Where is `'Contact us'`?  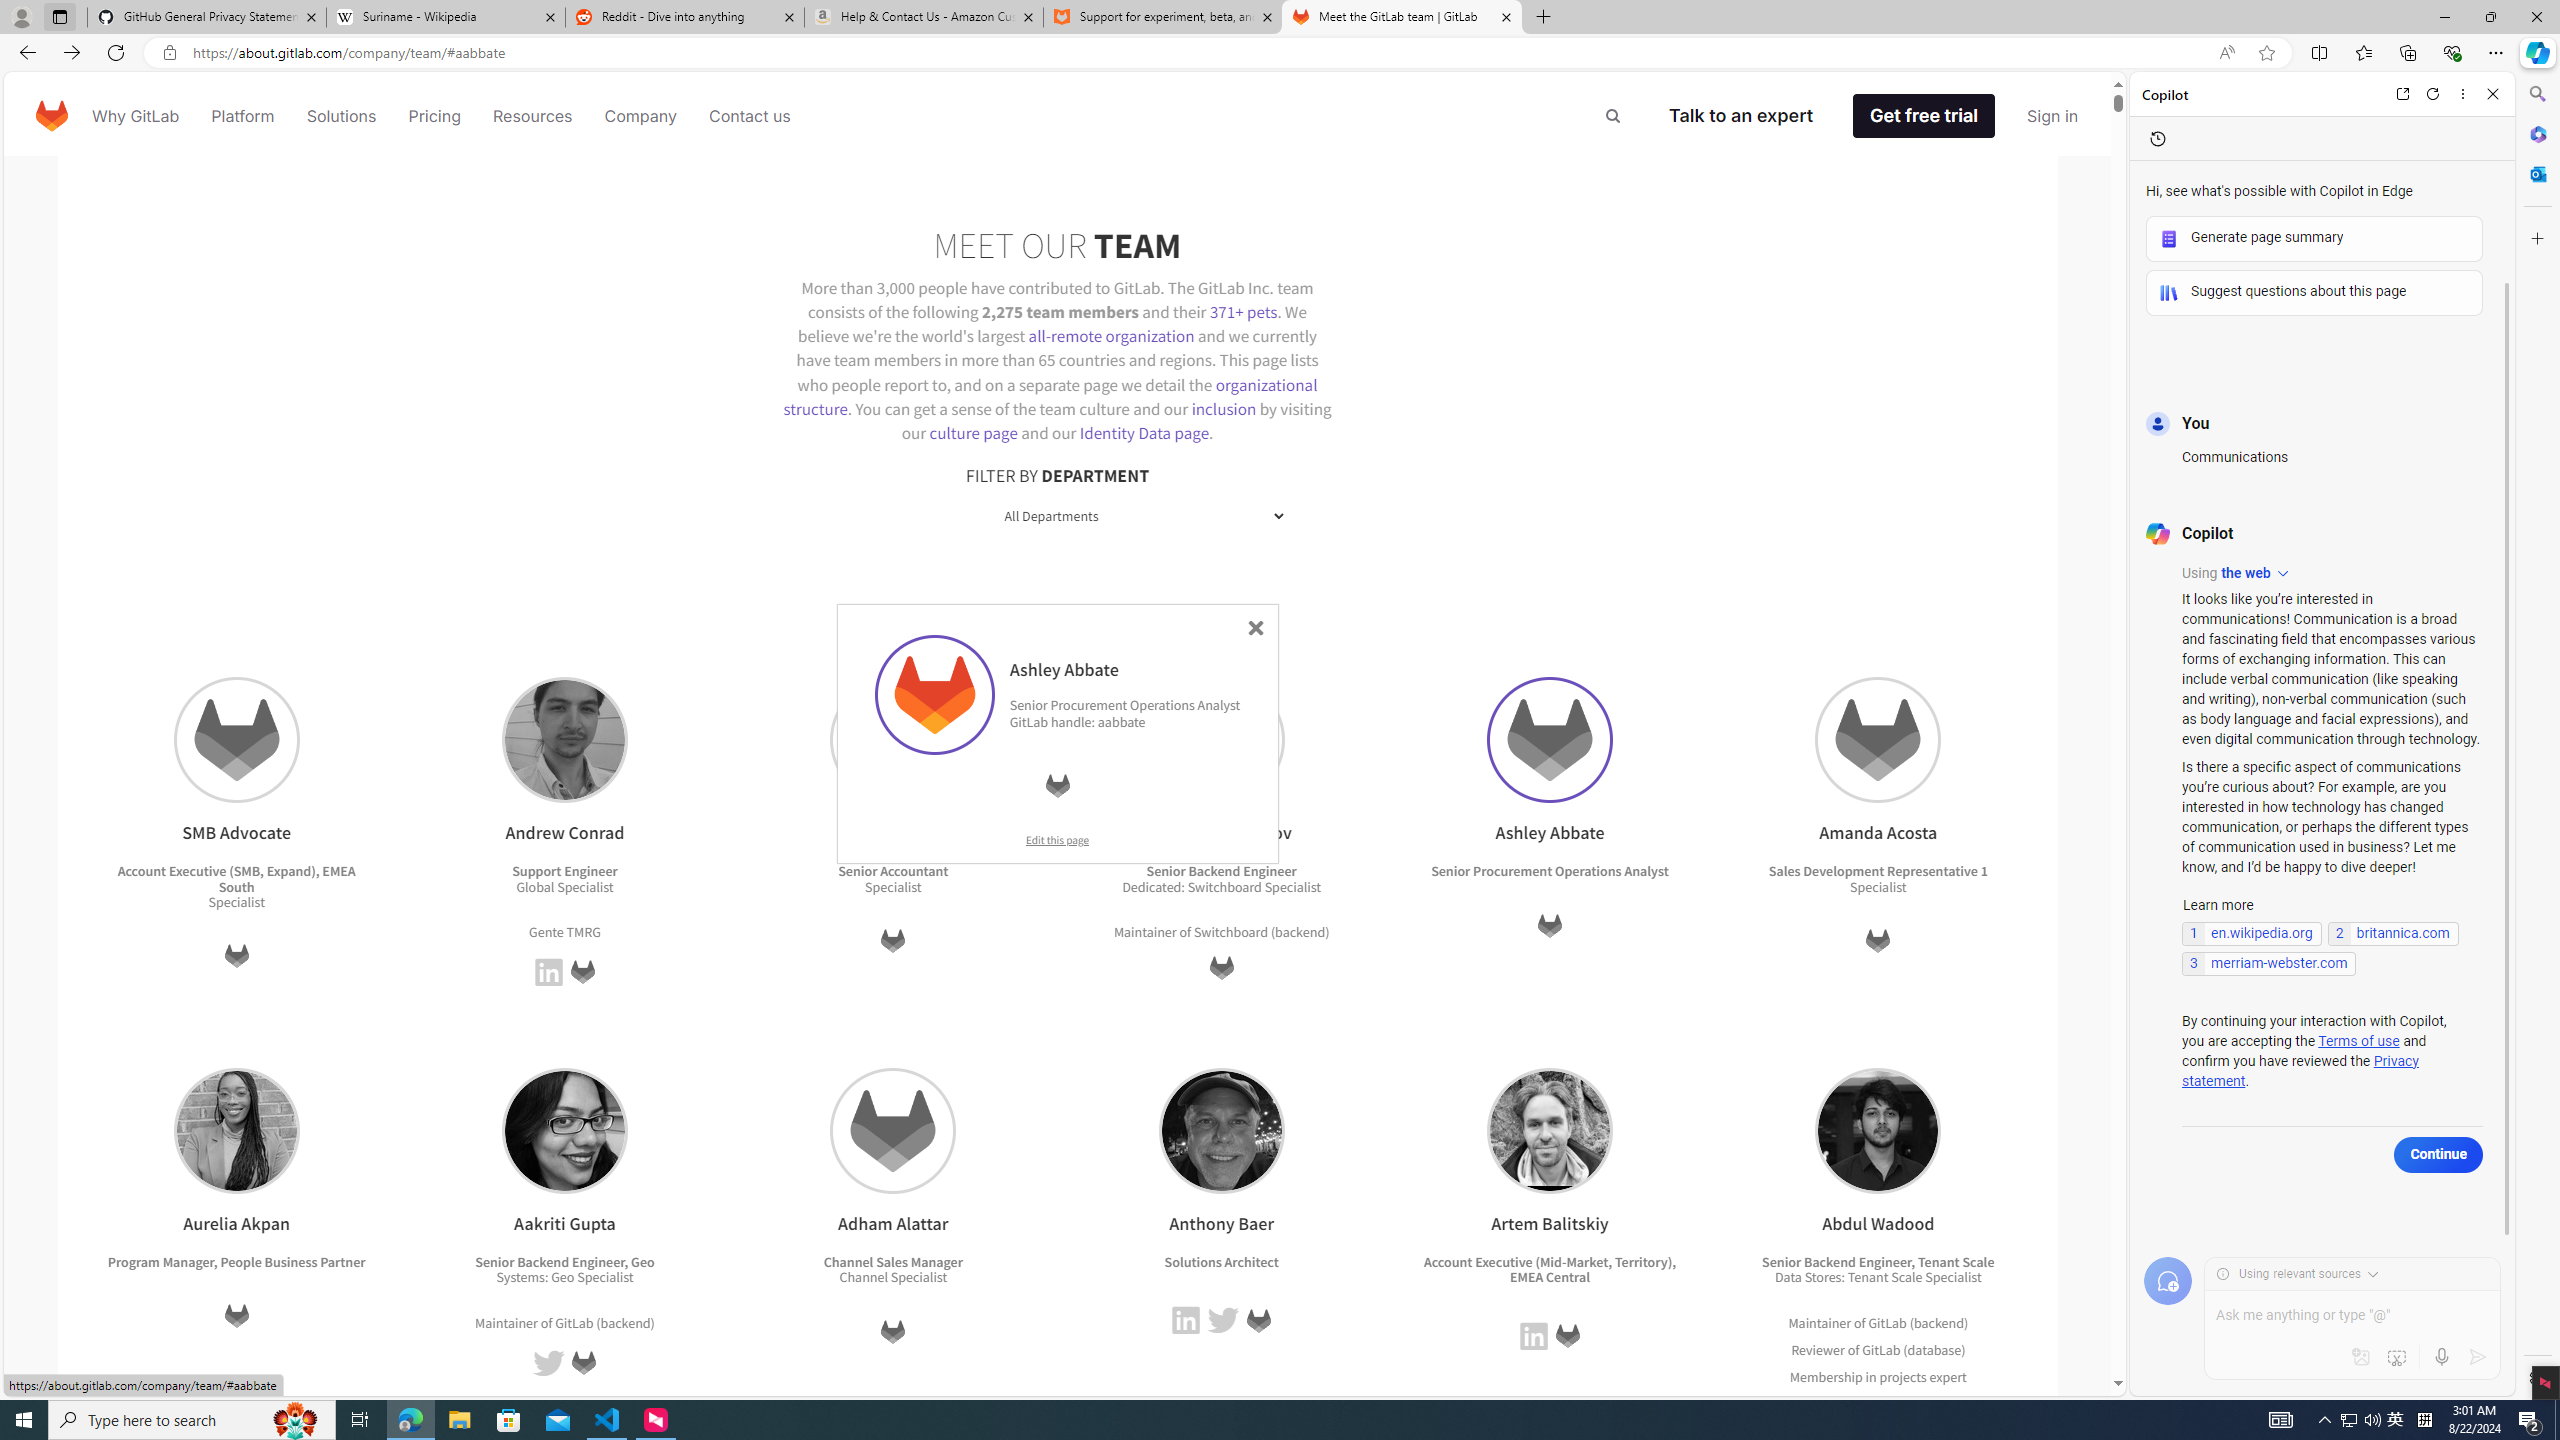
'Contact us' is located at coordinates (750, 114).